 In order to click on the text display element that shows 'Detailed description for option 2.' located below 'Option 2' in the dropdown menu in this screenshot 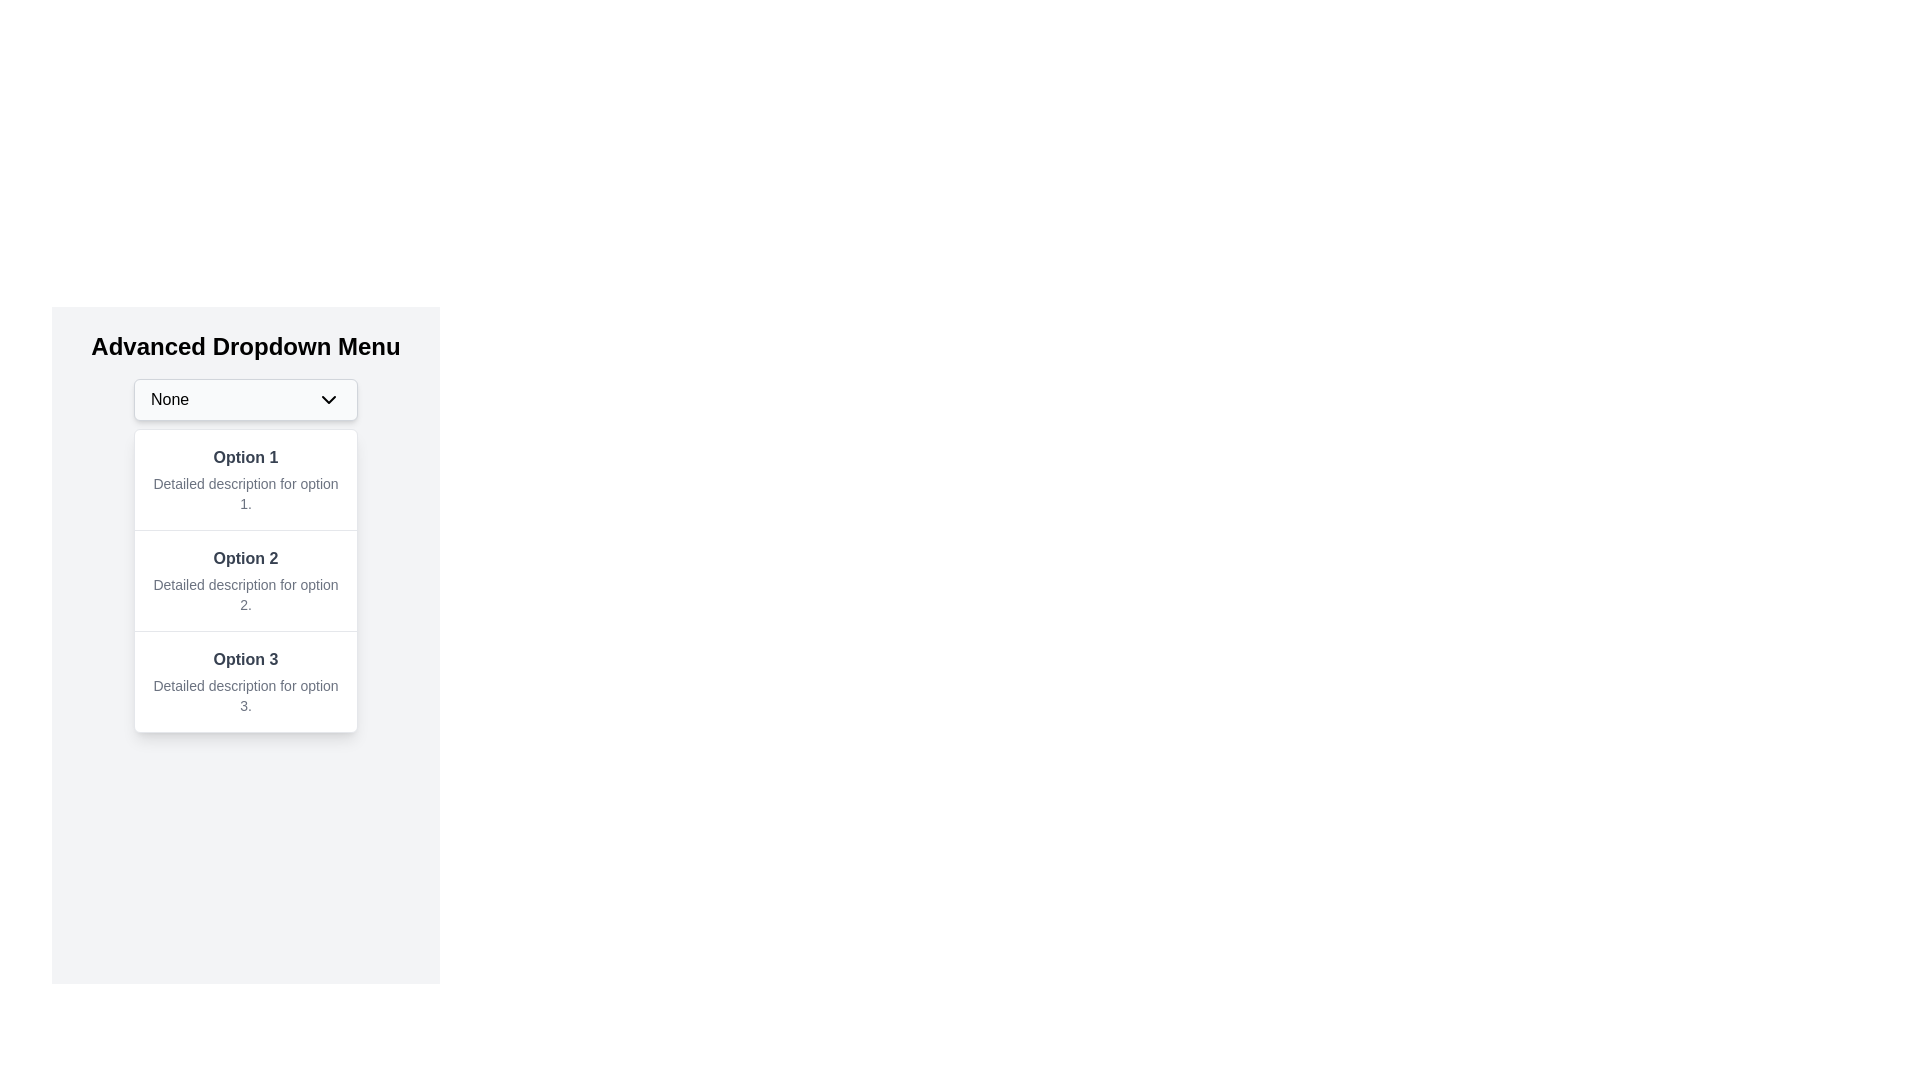, I will do `click(244, 593)`.